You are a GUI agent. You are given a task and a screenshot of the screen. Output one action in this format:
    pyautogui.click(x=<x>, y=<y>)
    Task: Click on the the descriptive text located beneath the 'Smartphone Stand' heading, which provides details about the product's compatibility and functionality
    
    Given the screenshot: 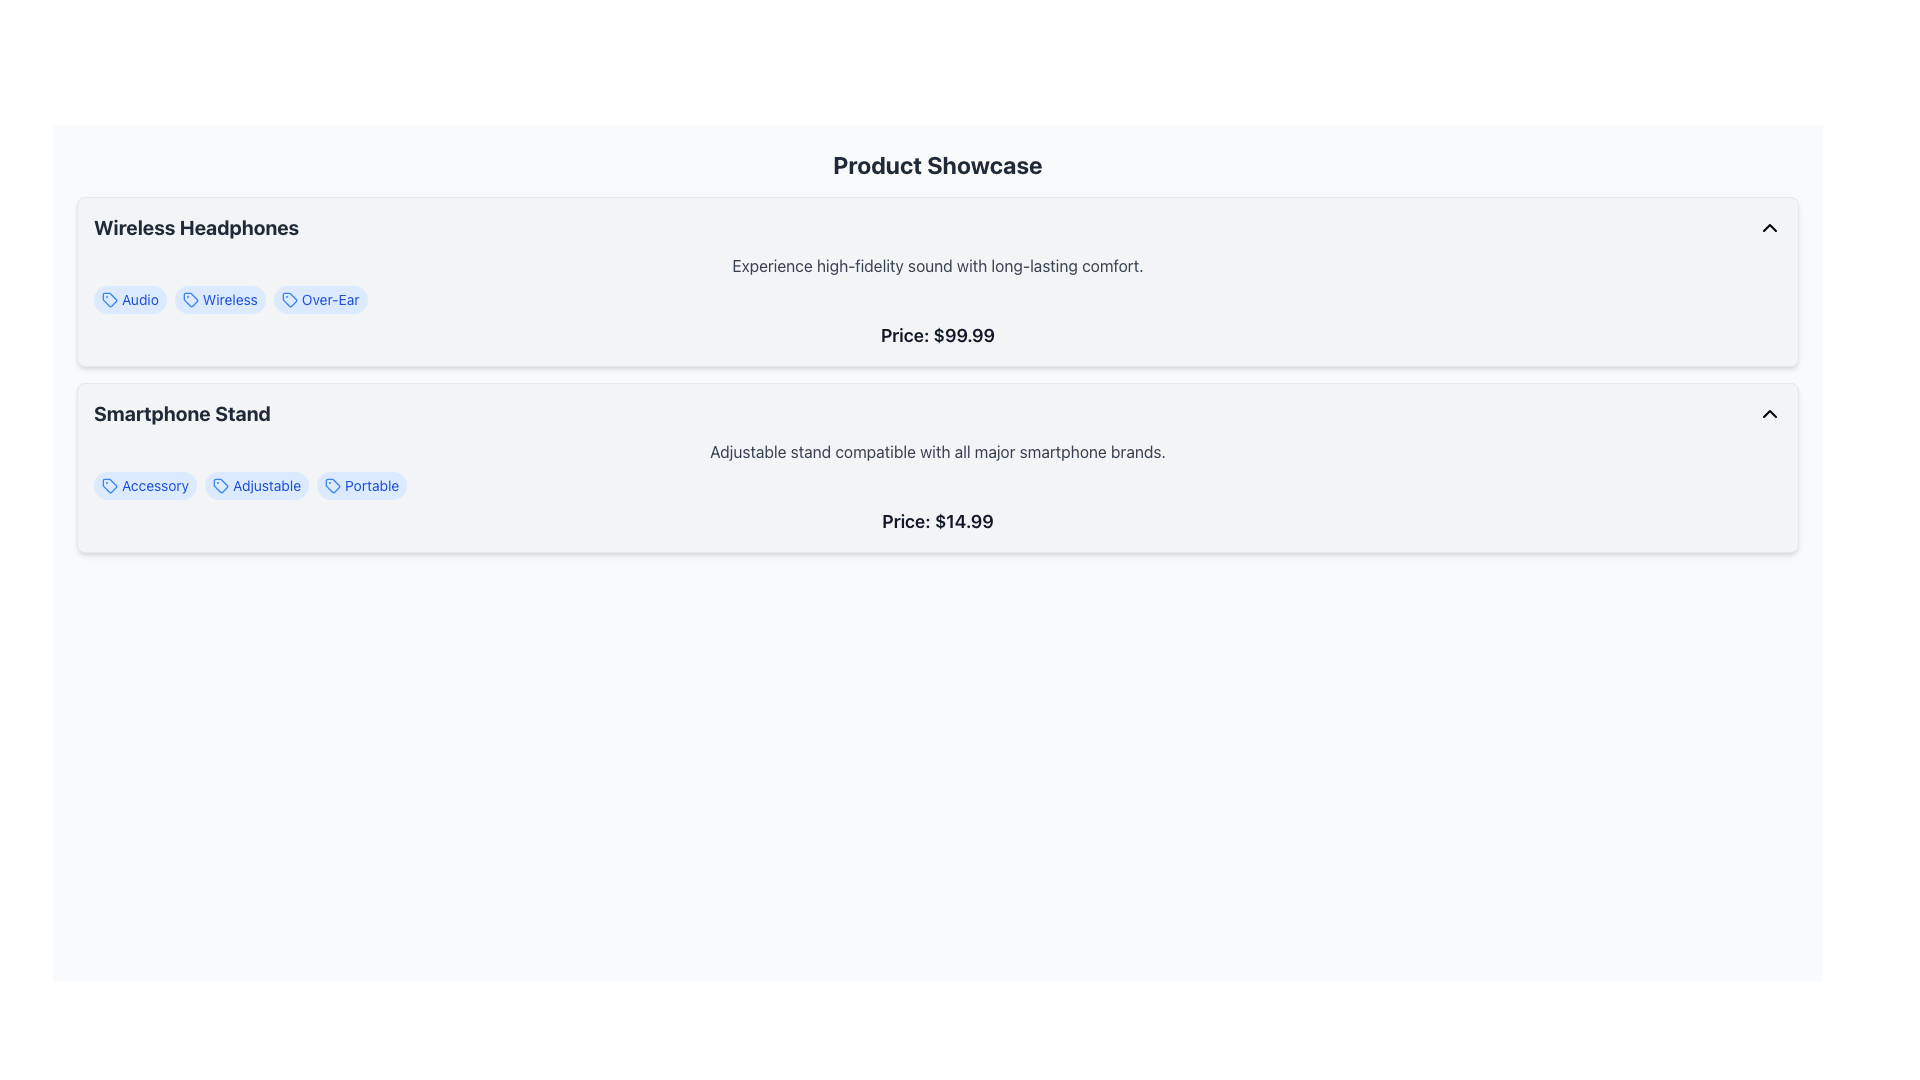 What is the action you would take?
    pyautogui.click(x=936, y=451)
    